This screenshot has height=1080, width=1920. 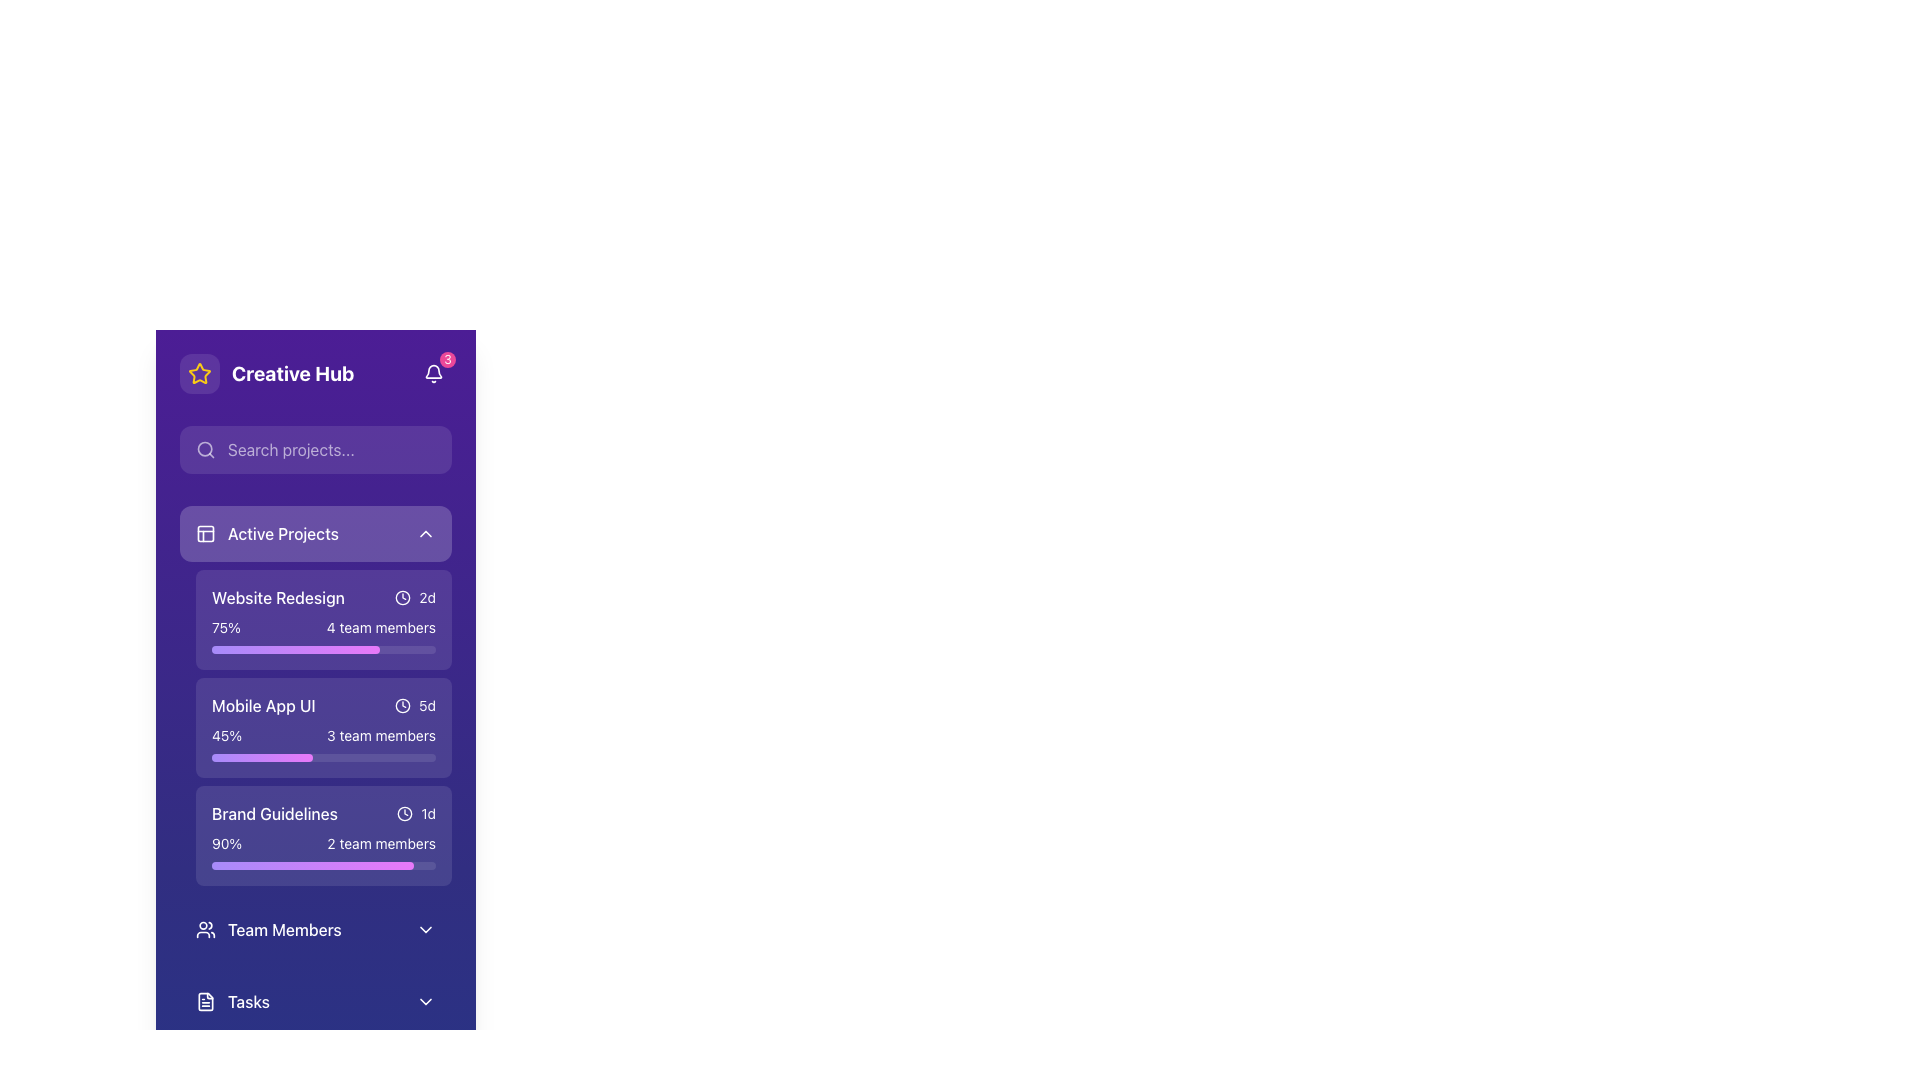 What do you see at coordinates (324, 758) in the screenshot?
I see `the horizontal progress bar within the 'Mobile App UI' project card, which visually represents 45% completion and is styled with a gradient from violet to fuchsia` at bounding box center [324, 758].